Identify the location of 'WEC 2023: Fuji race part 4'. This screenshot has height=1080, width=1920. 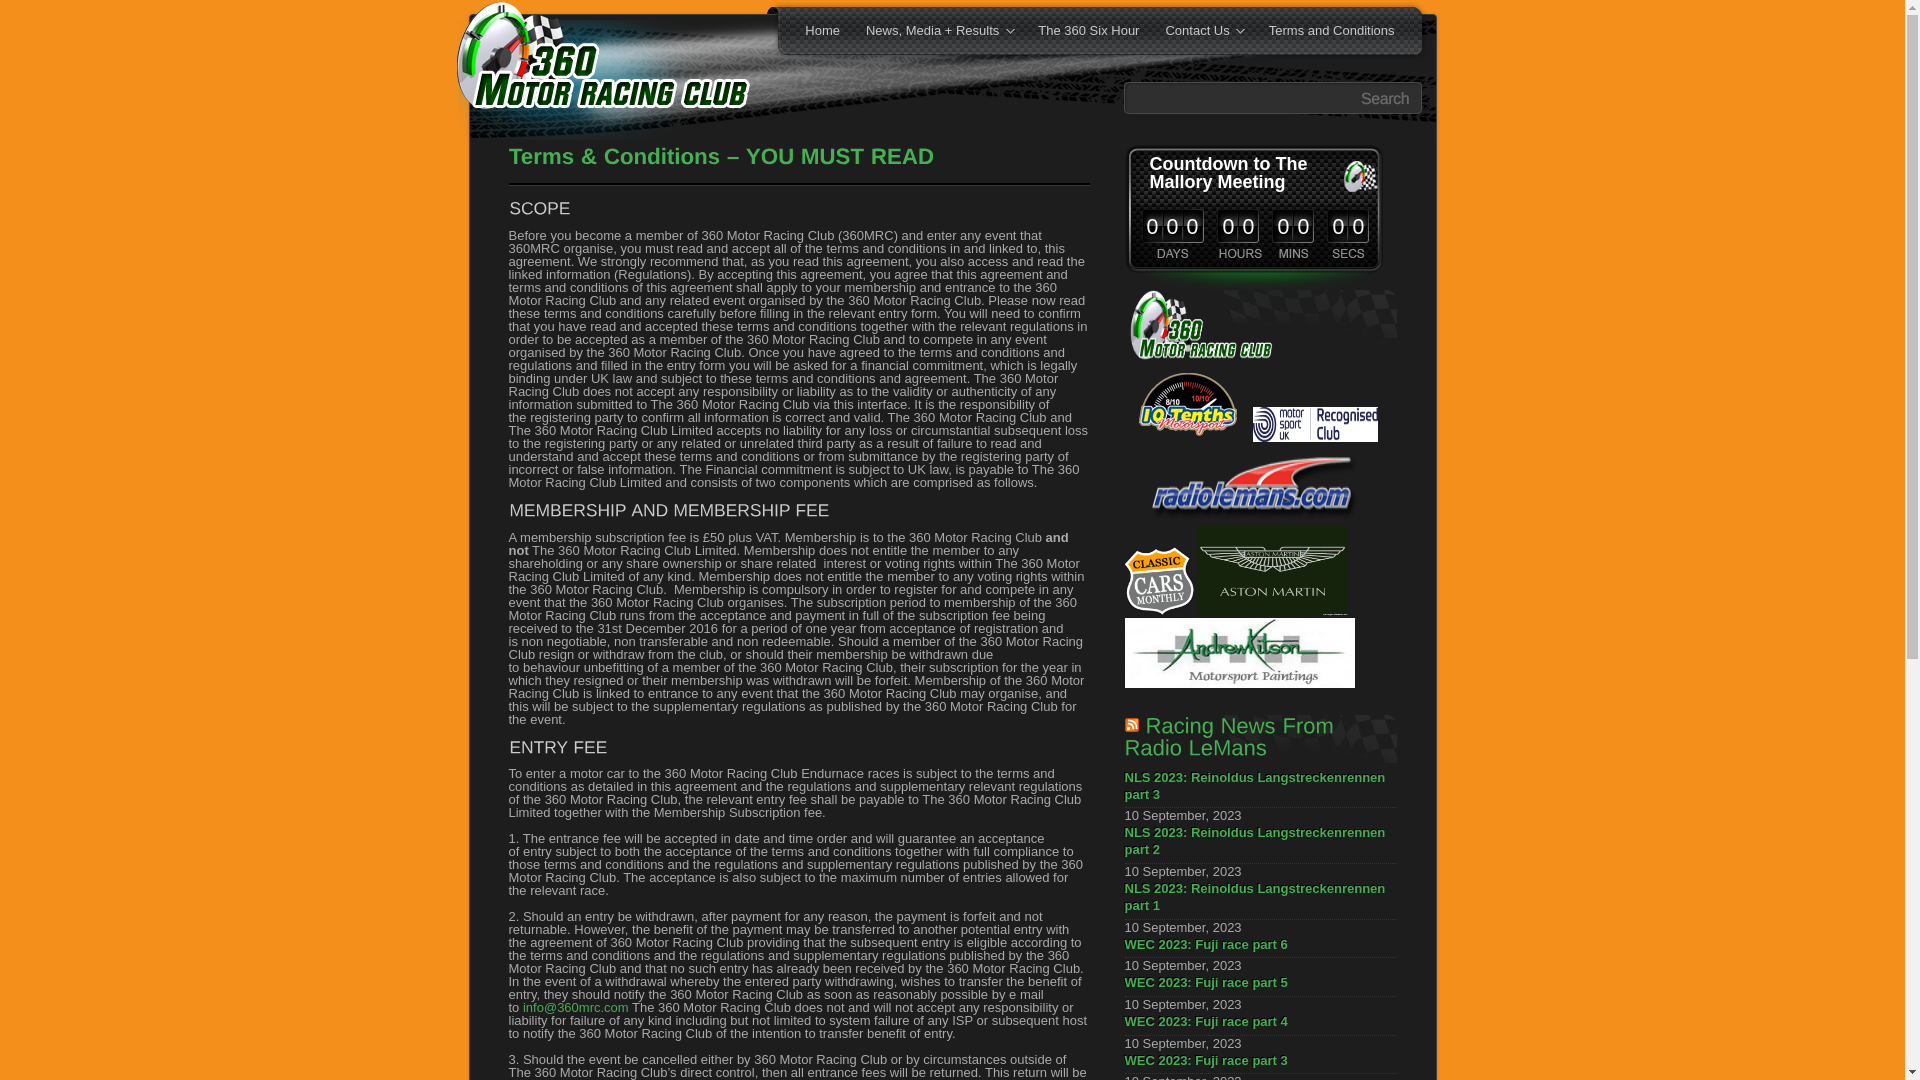
(1123, 1025).